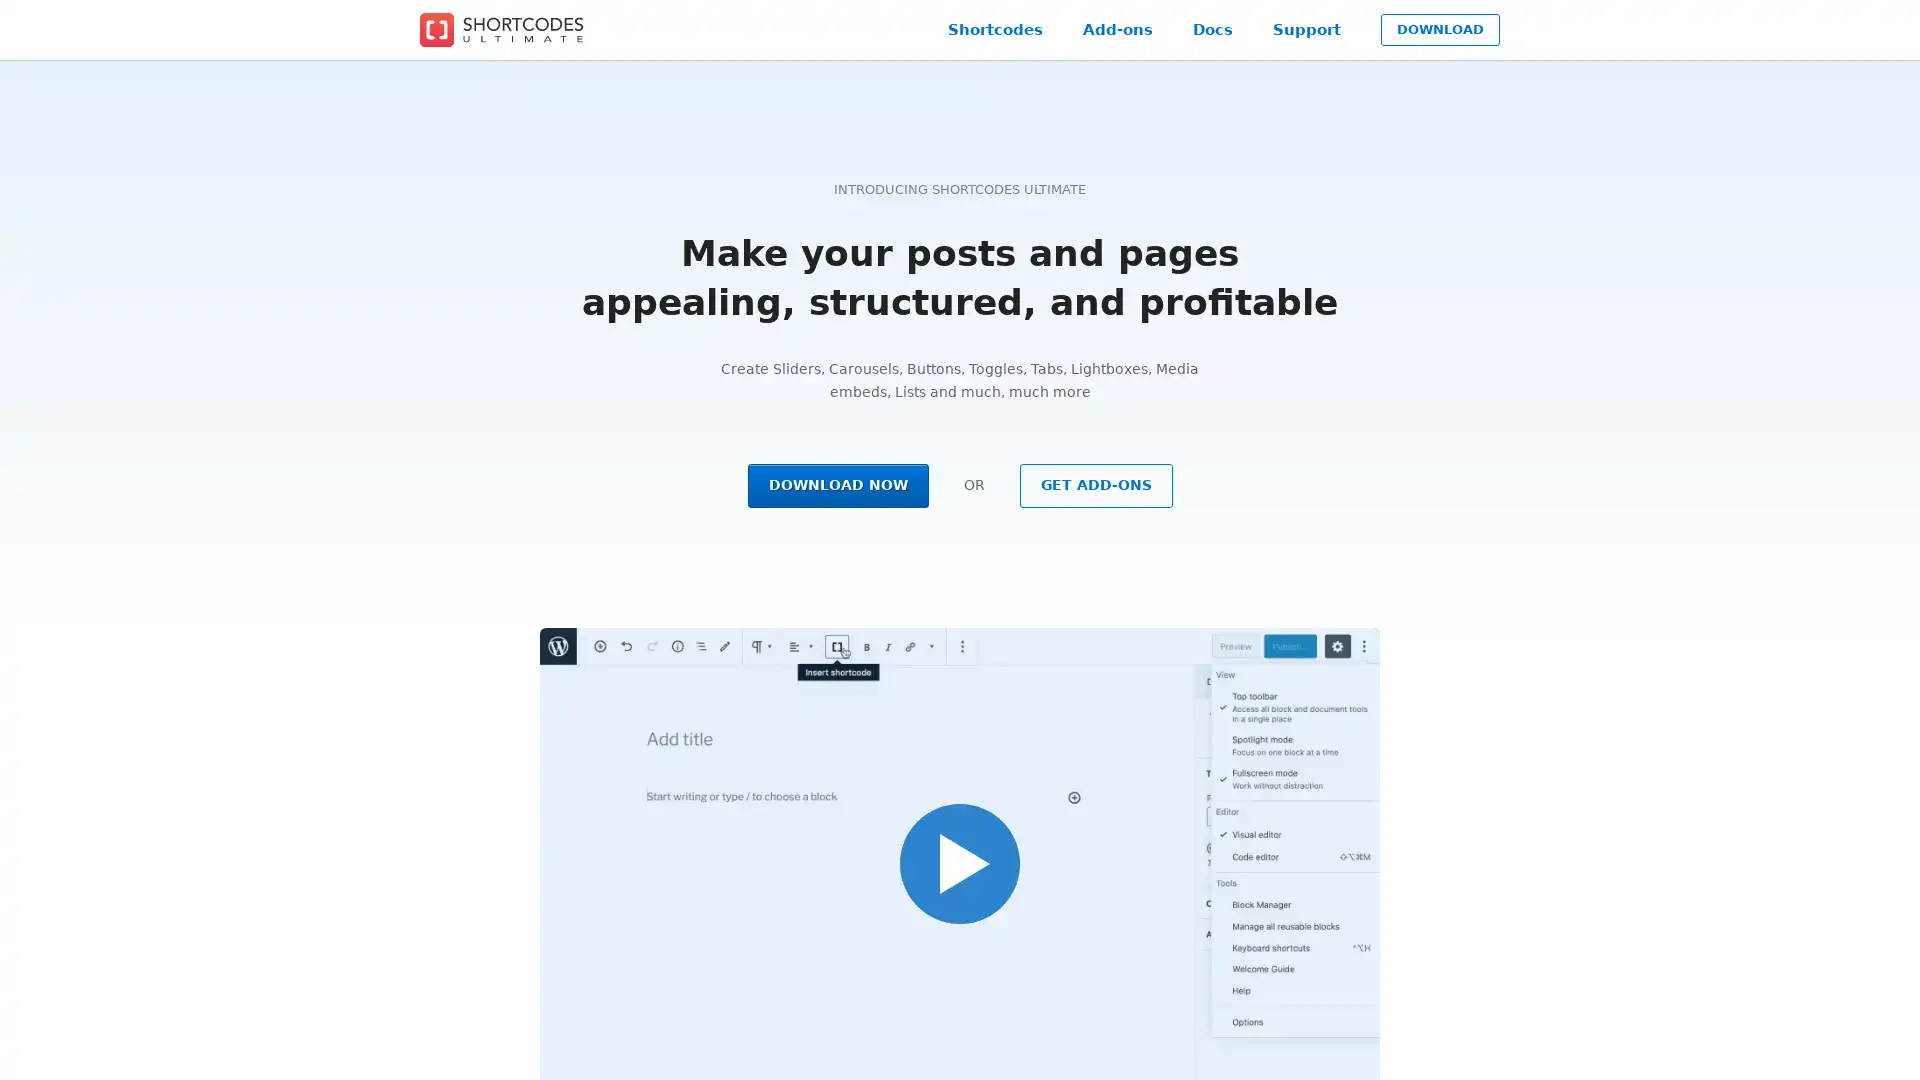 The height and width of the screenshot is (1080, 1920). Describe the element at coordinates (960, 862) in the screenshot. I see `Play the video` at that location.